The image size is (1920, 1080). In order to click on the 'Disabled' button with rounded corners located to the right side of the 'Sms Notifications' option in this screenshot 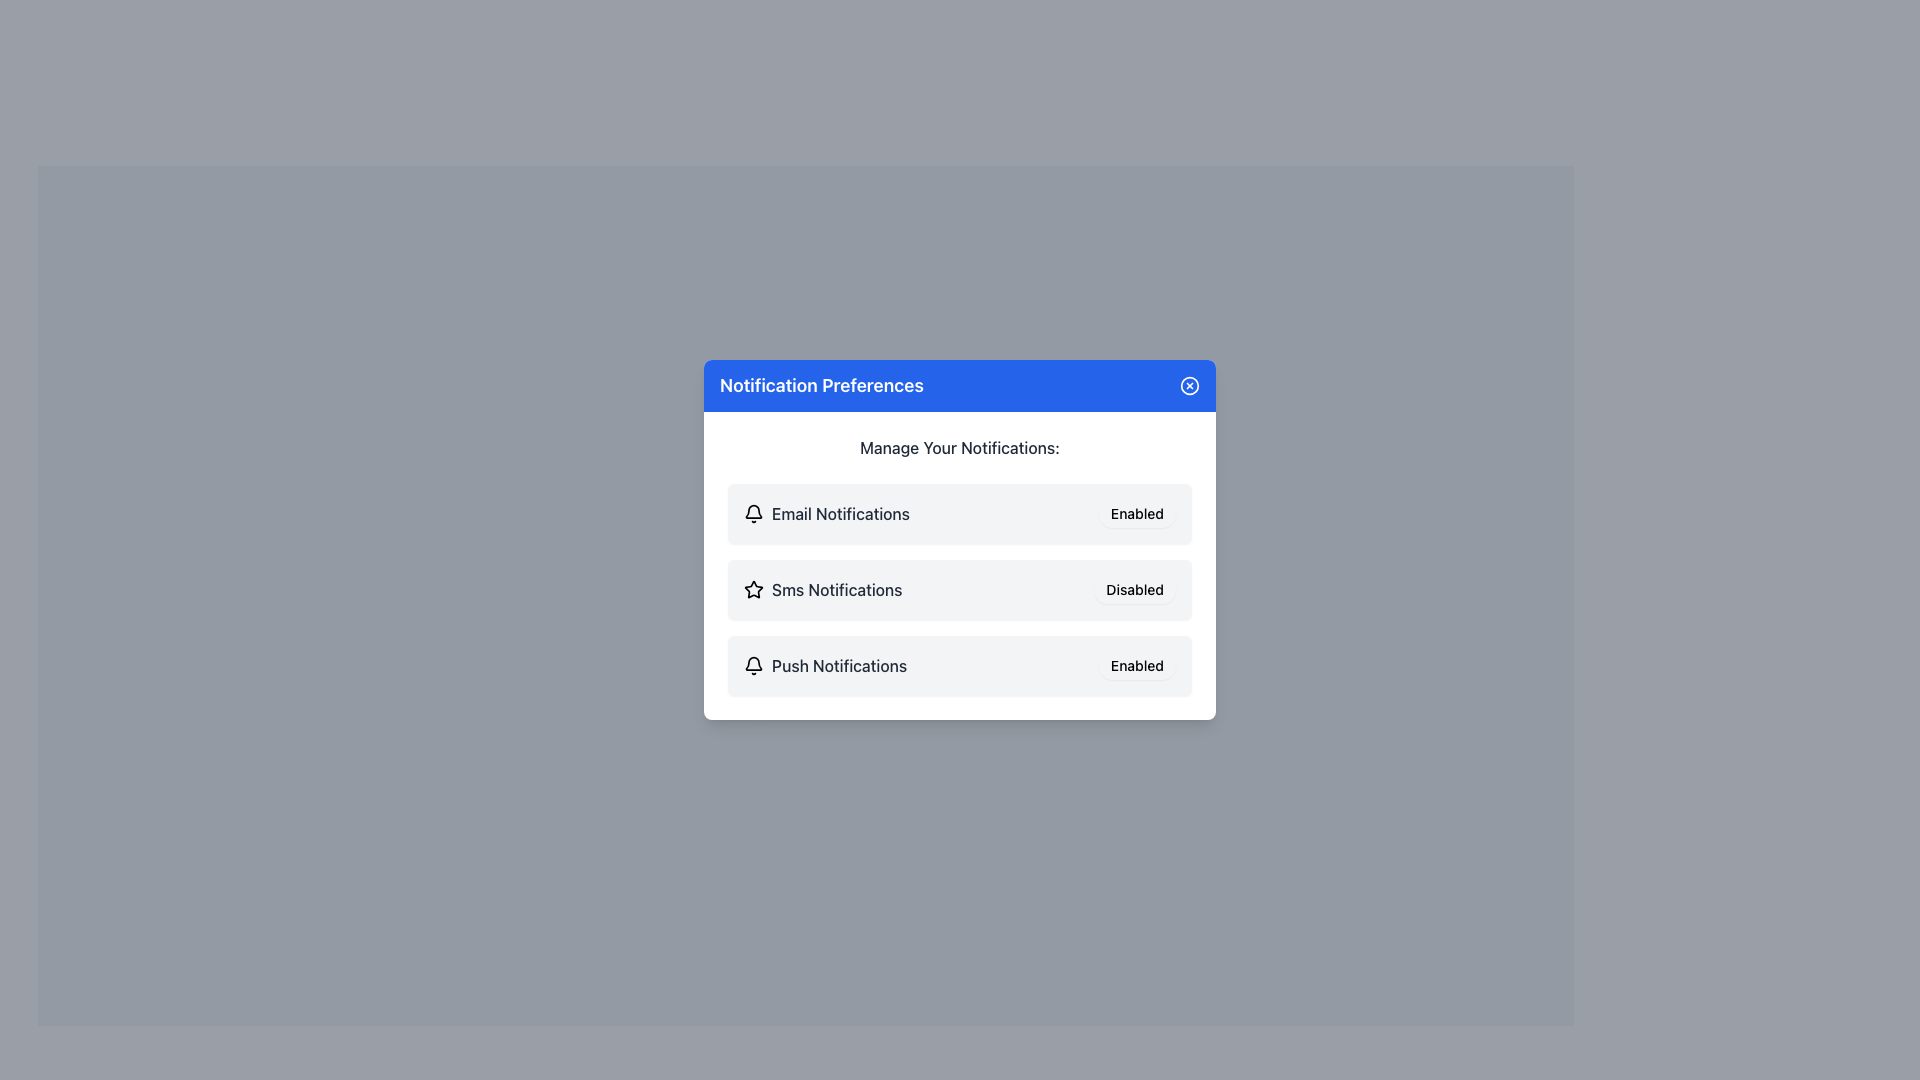, I will do `click(1135, 589)`.